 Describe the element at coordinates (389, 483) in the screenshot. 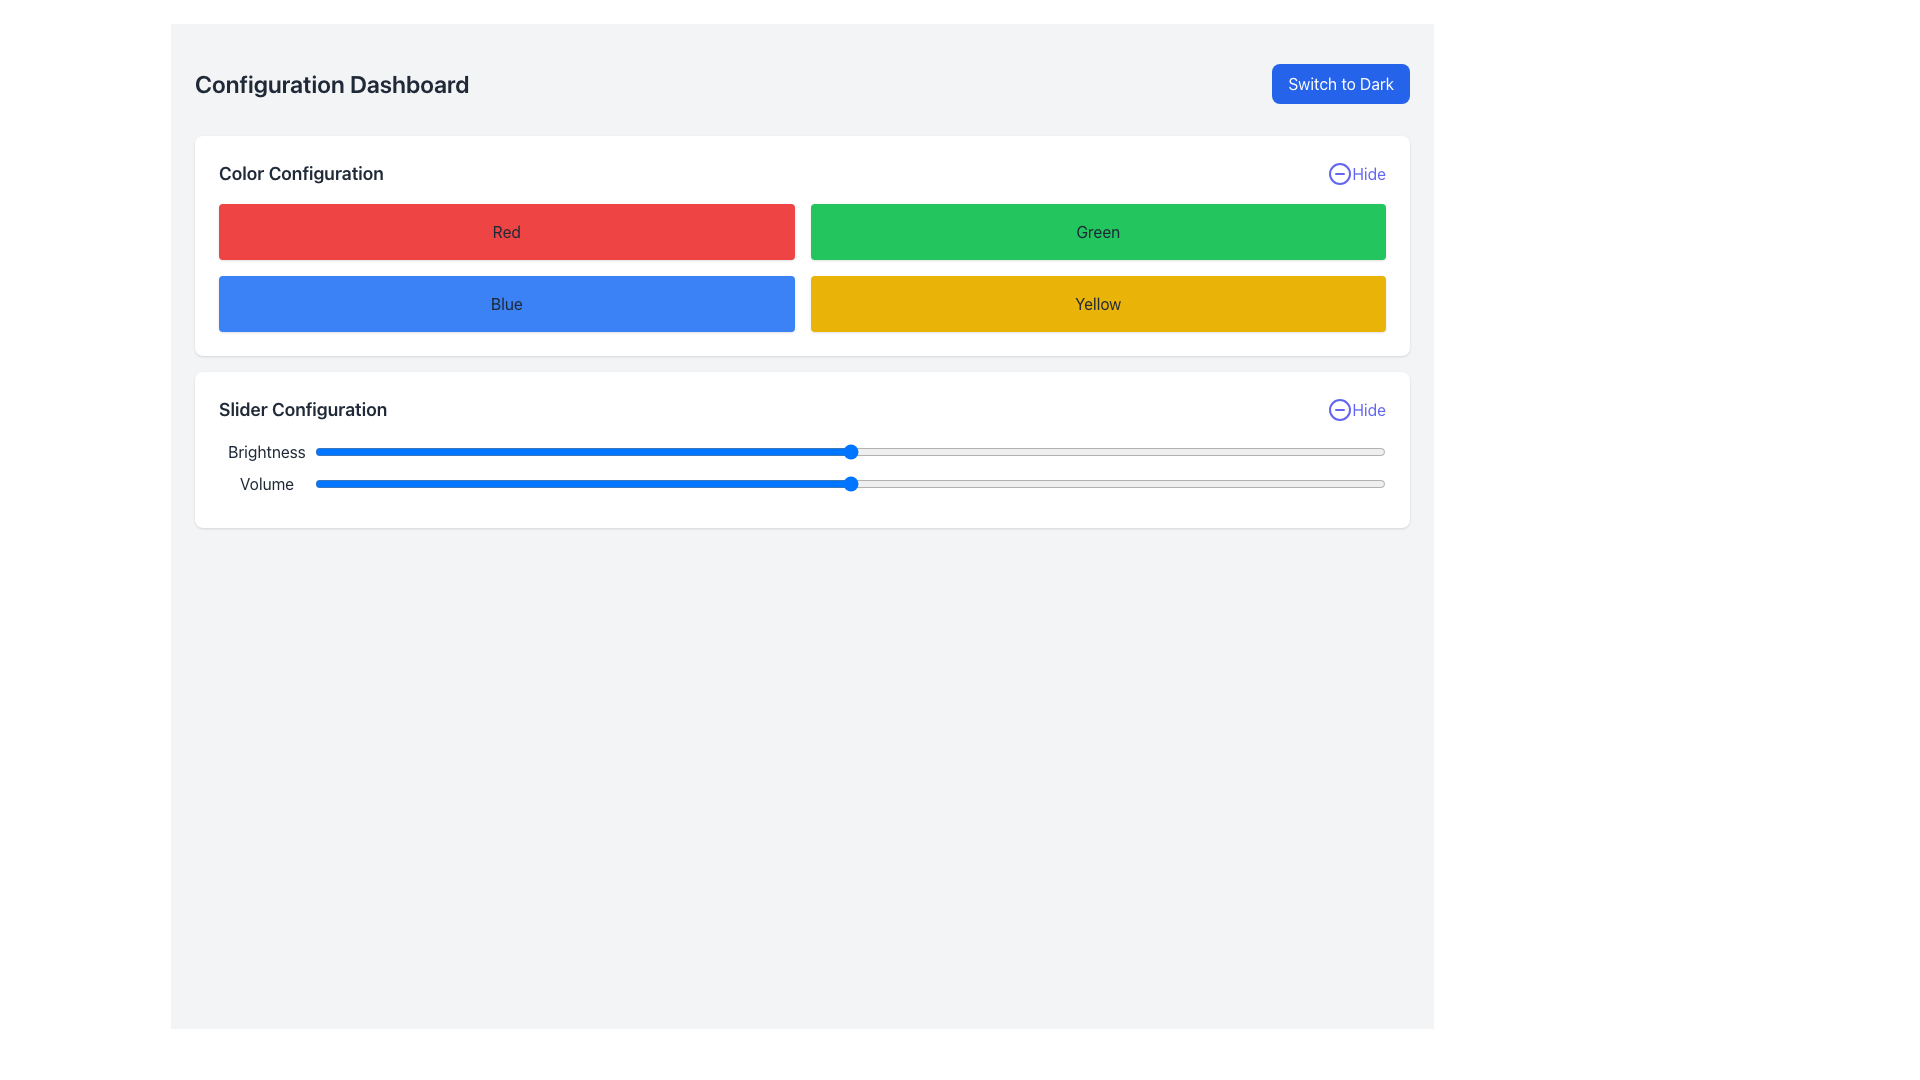

I see `volume` at that location.